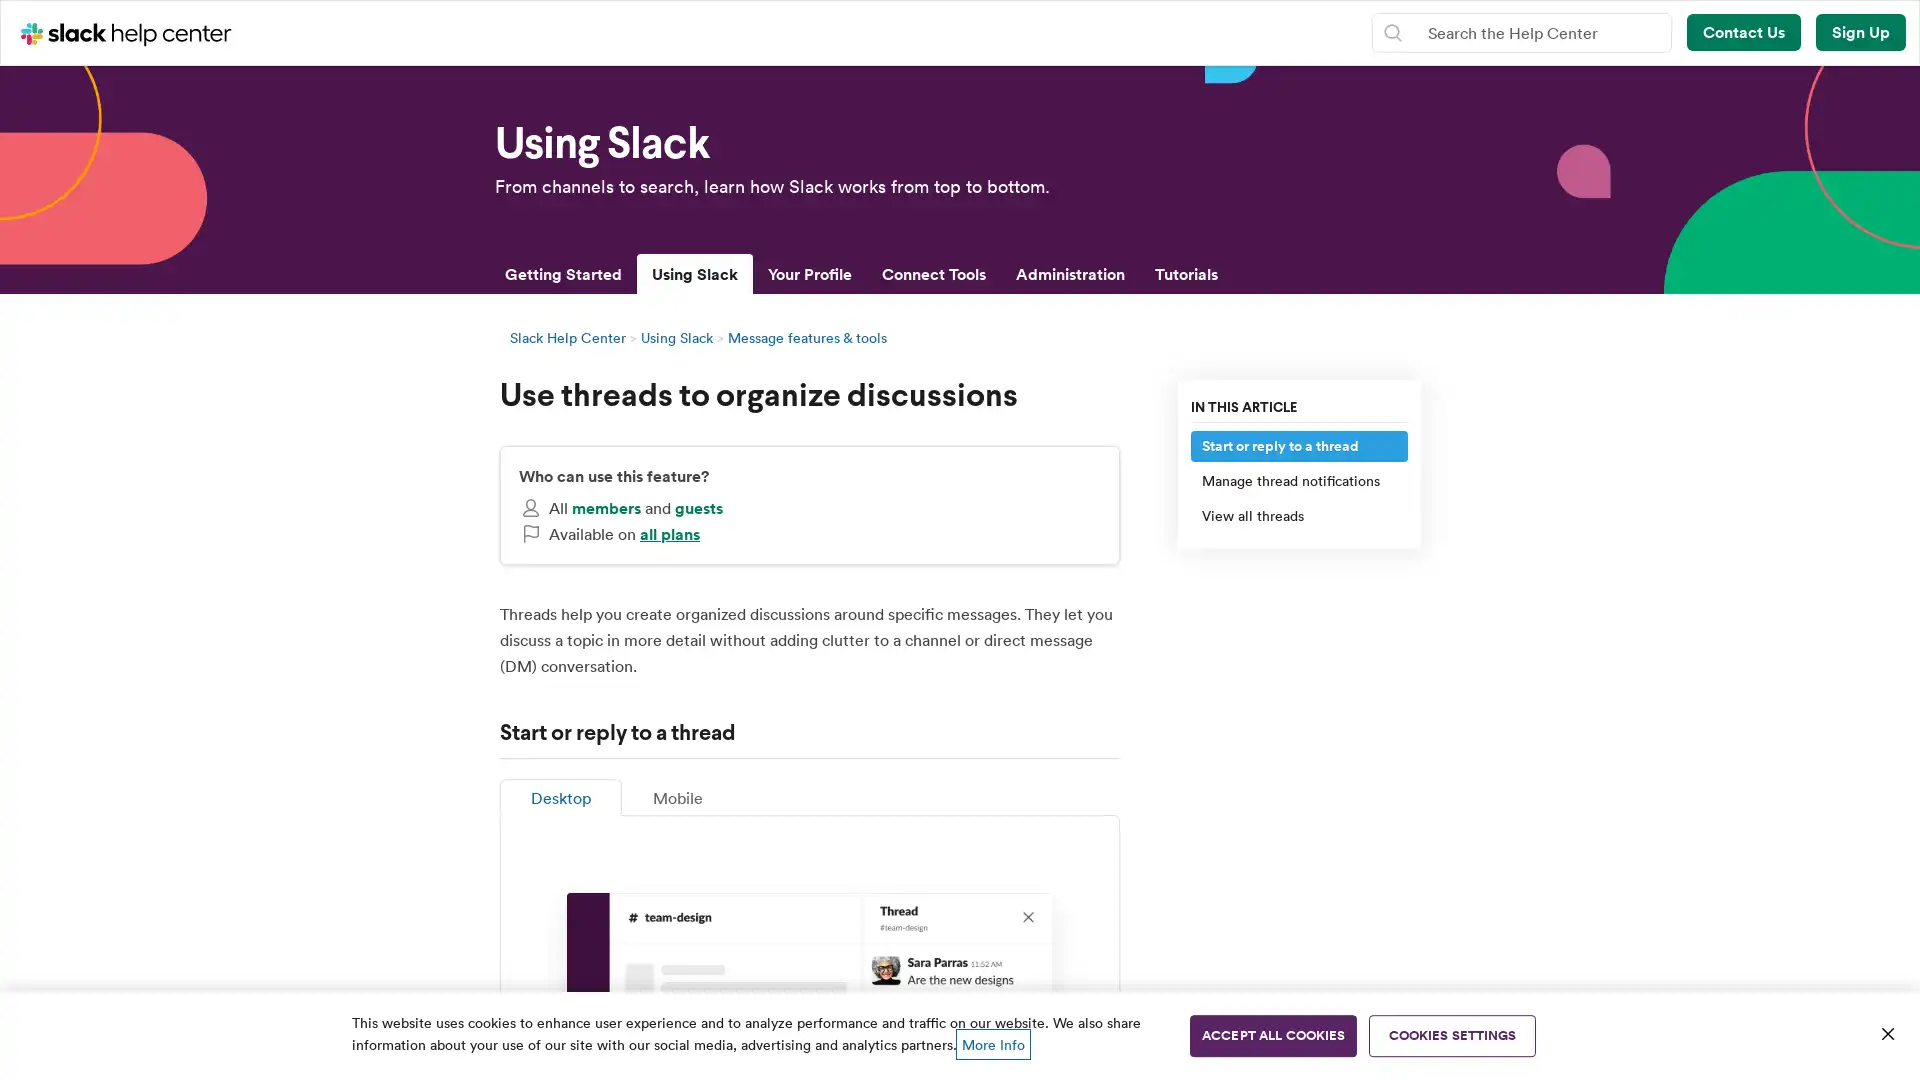  Describe the element at coordinates (1272, 1035) in the screenshot. I see `ACCEPT ALL COOKIES` at that location.